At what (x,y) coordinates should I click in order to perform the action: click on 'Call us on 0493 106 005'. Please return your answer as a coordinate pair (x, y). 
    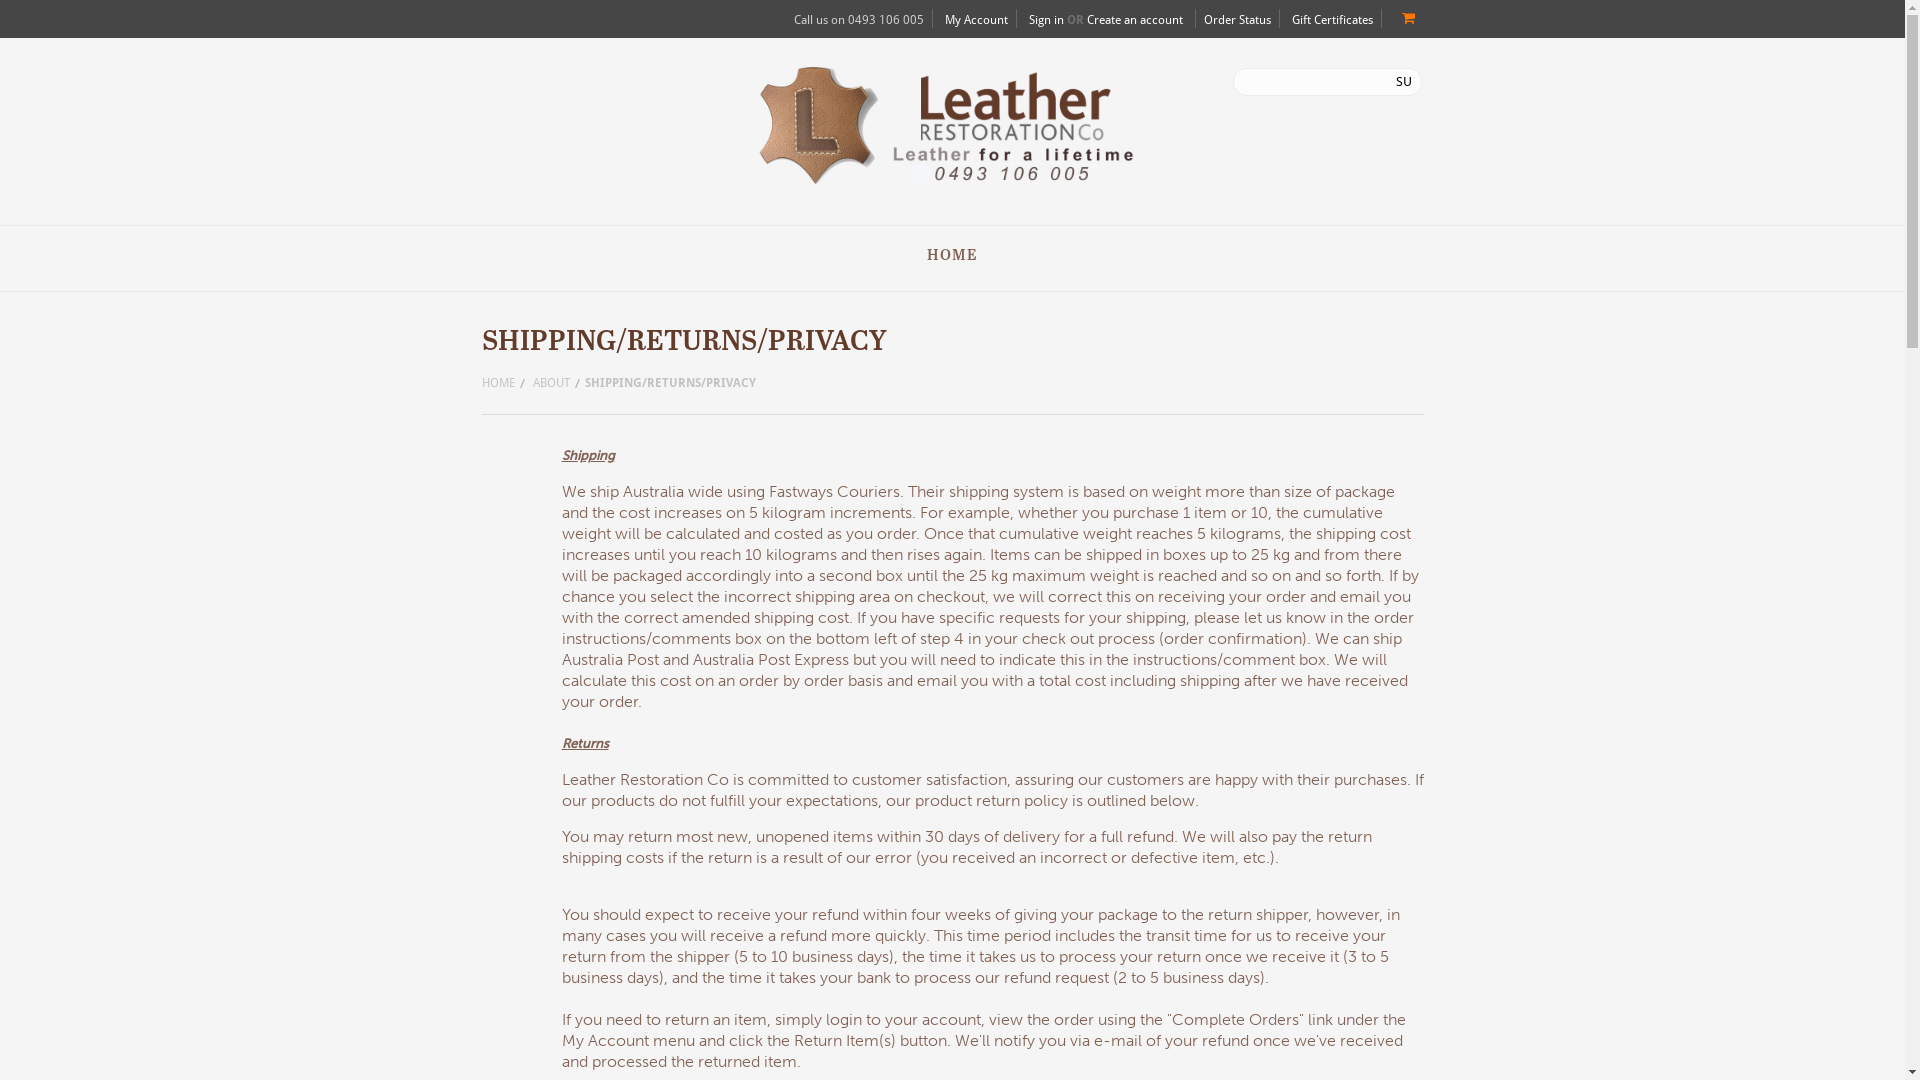
    Looking at the image, I should click on (859, 19).